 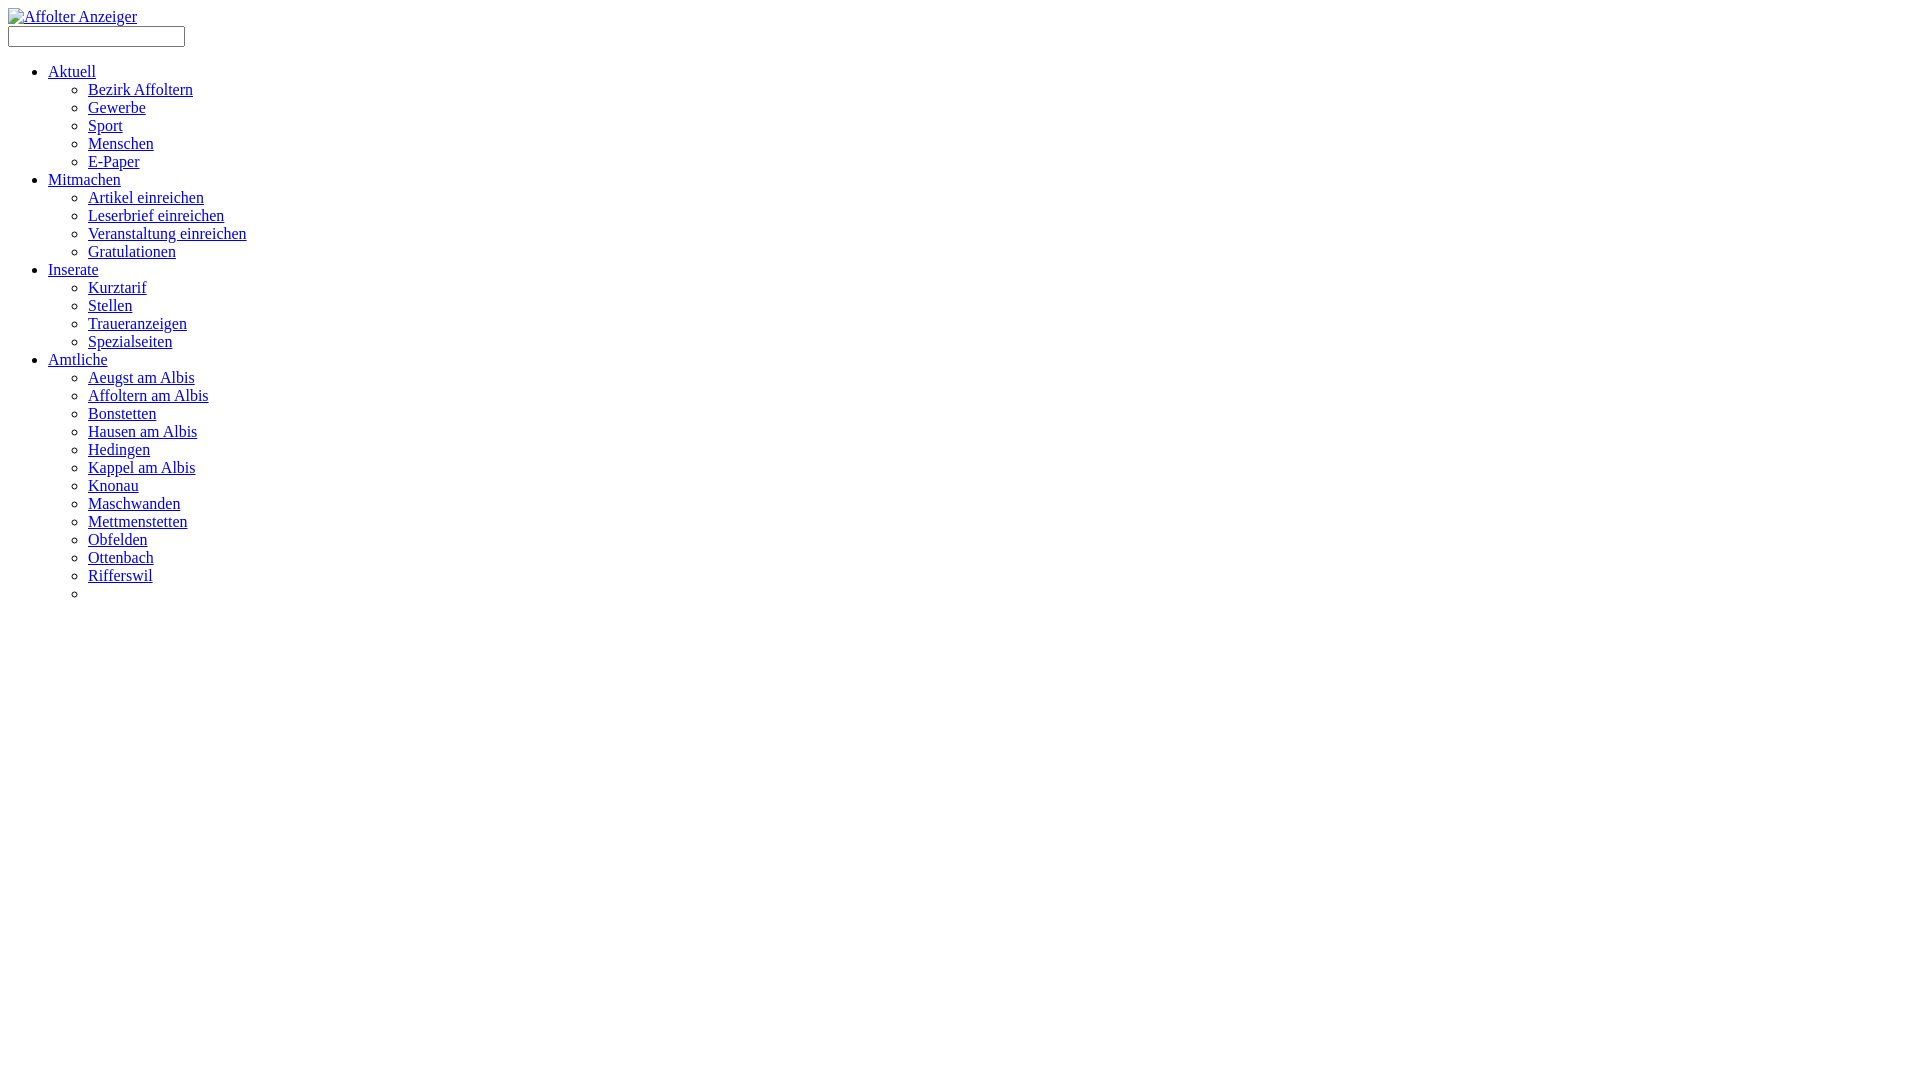 I want to click on 'Hausen am Albis', so click(x=141, y=430).